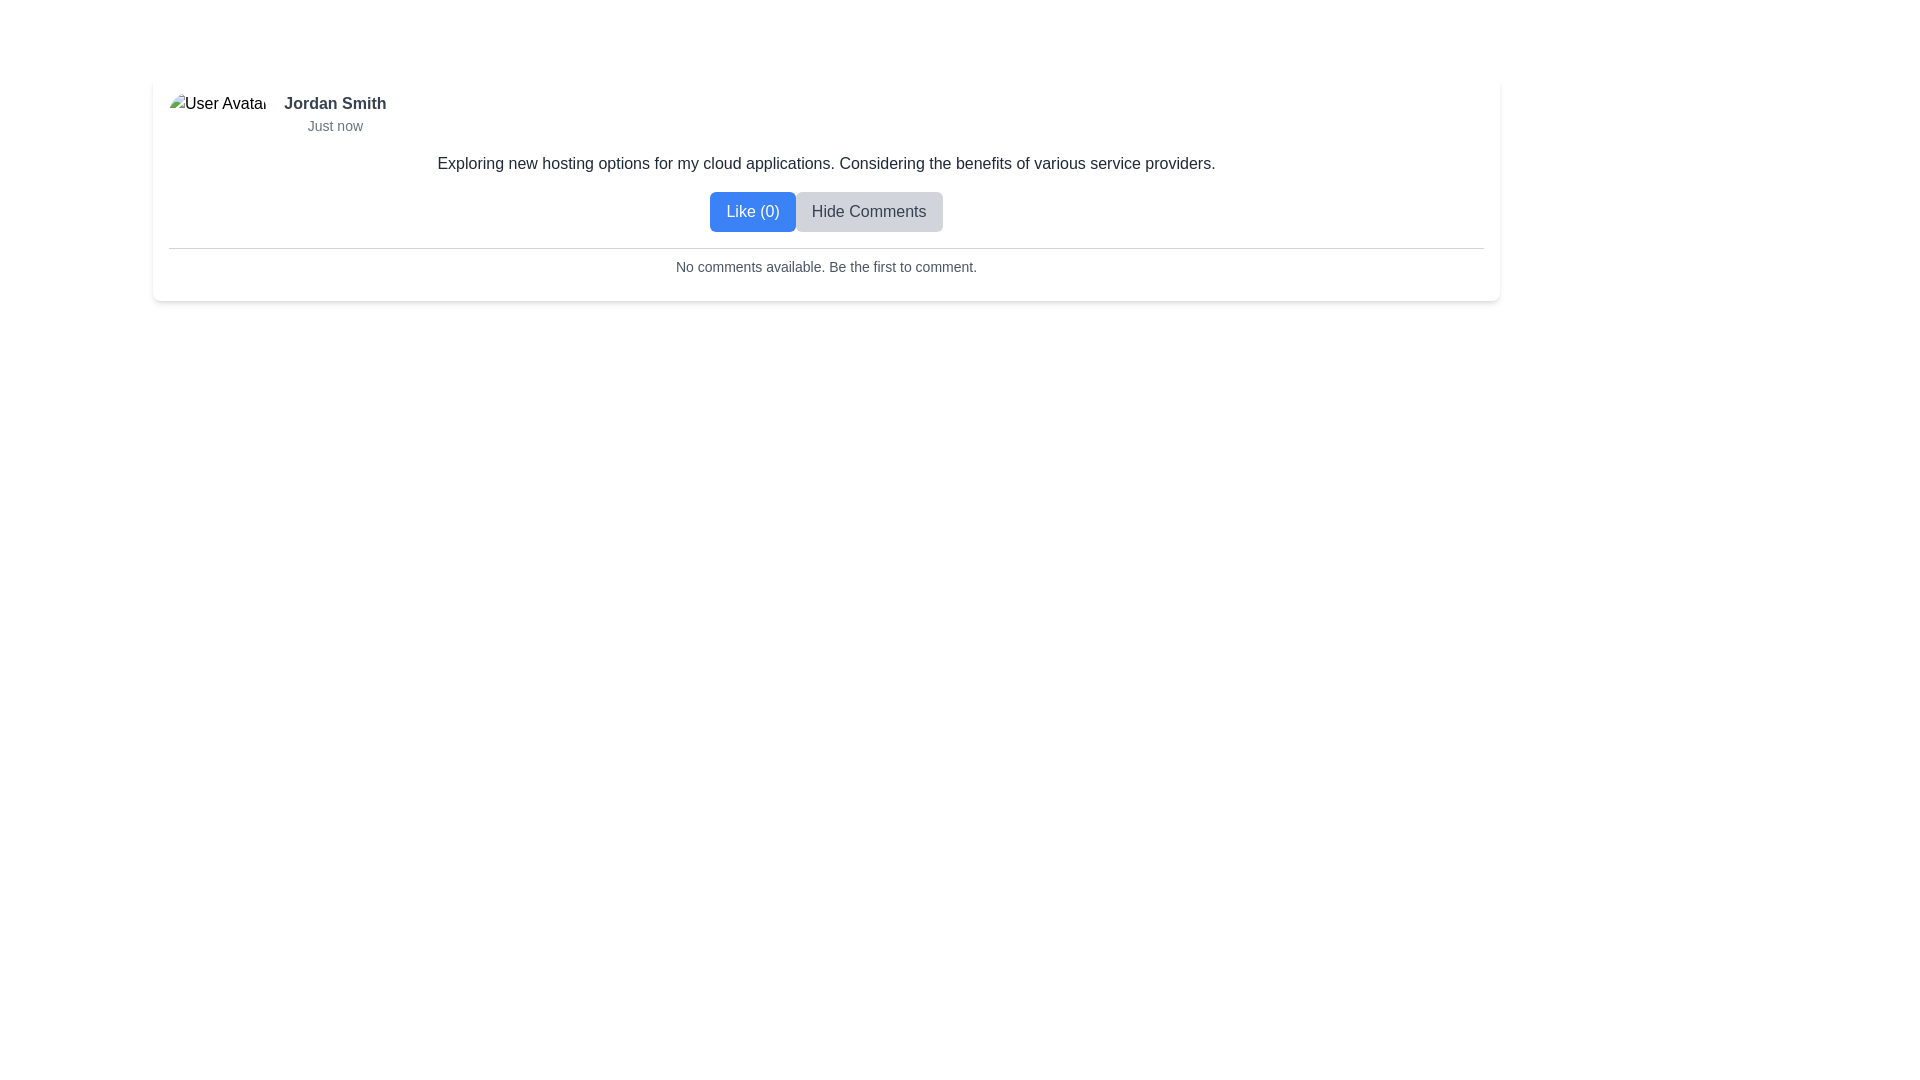 Image resolution: width=1920 pixels, height=1080 pixels. I want to click on the 'Like (0)' button, which is a rectangular button with rounded corners, bright blue background and white text, so click(752, 212).